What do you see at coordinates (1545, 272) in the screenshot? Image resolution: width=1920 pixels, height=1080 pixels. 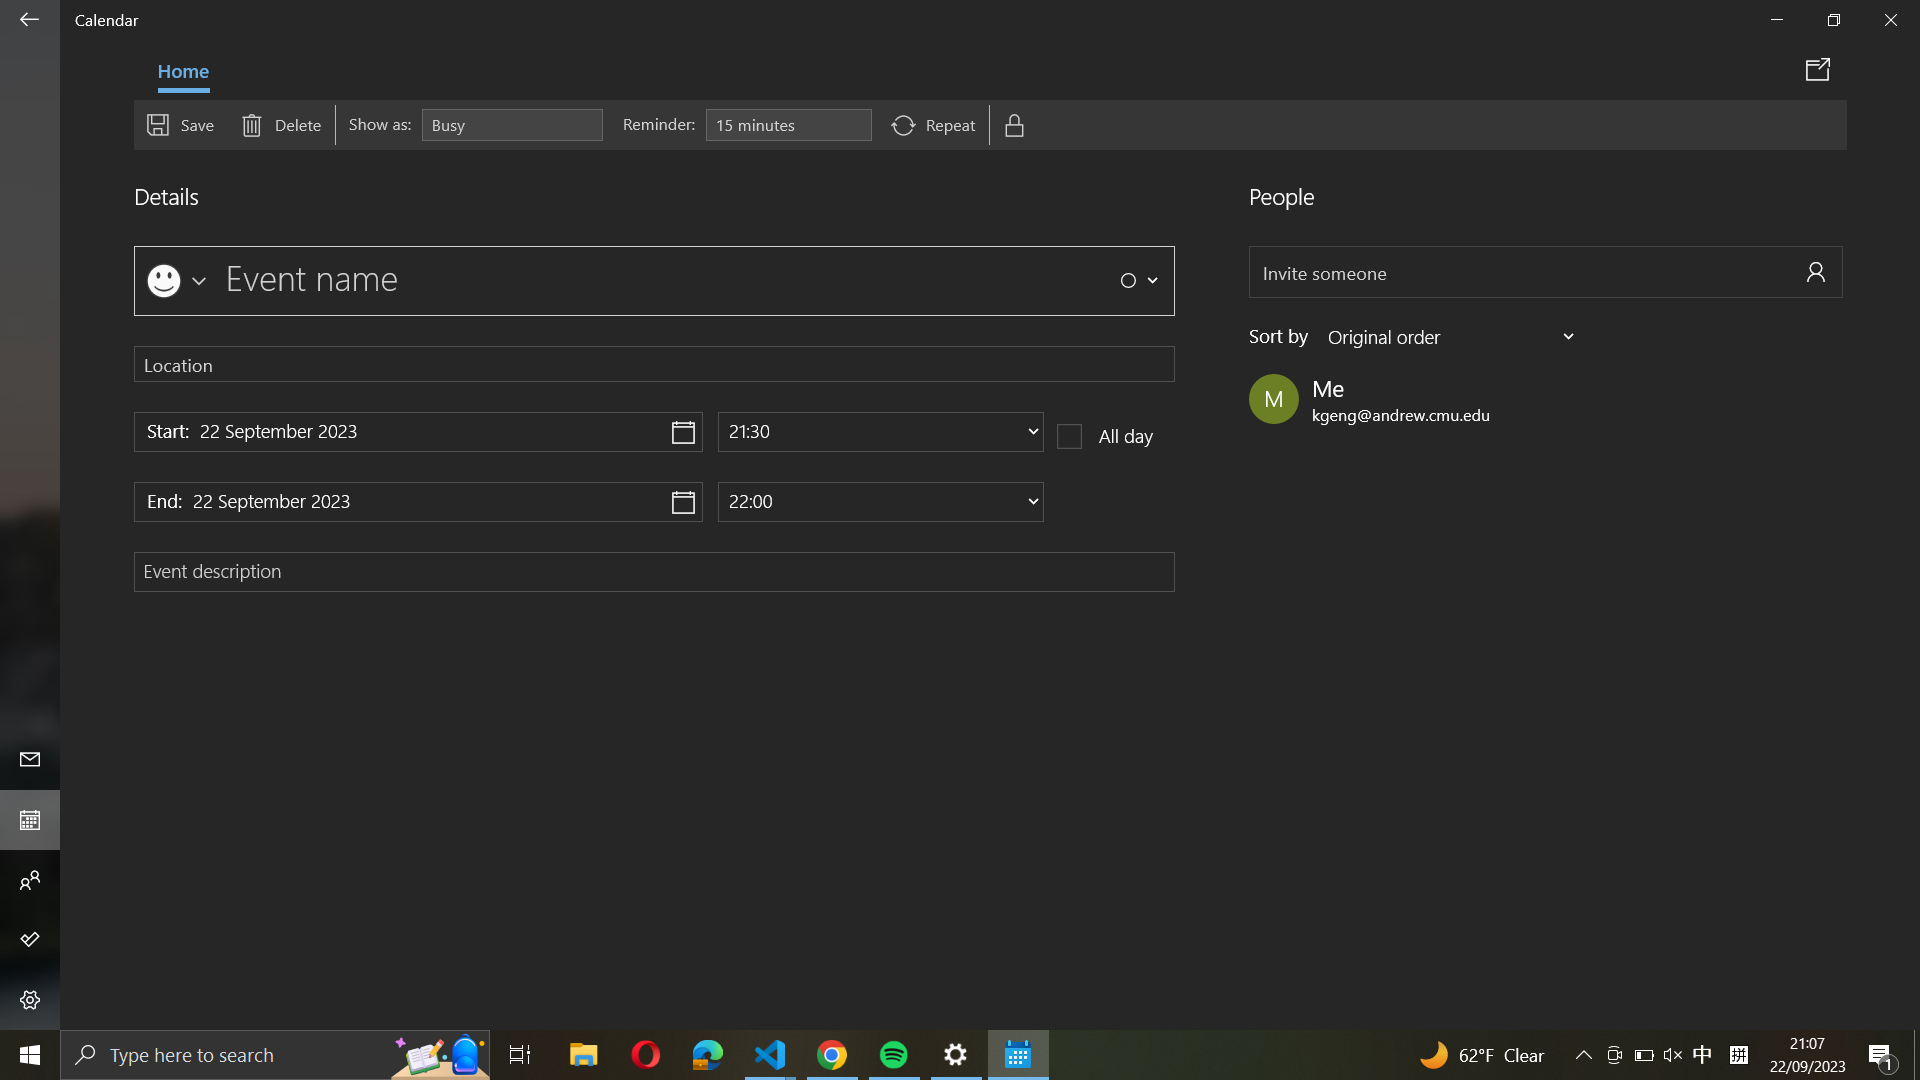 I see `Request the presence of "abc@example.com" at the upcoming event` at bounding box center [1545, 272].